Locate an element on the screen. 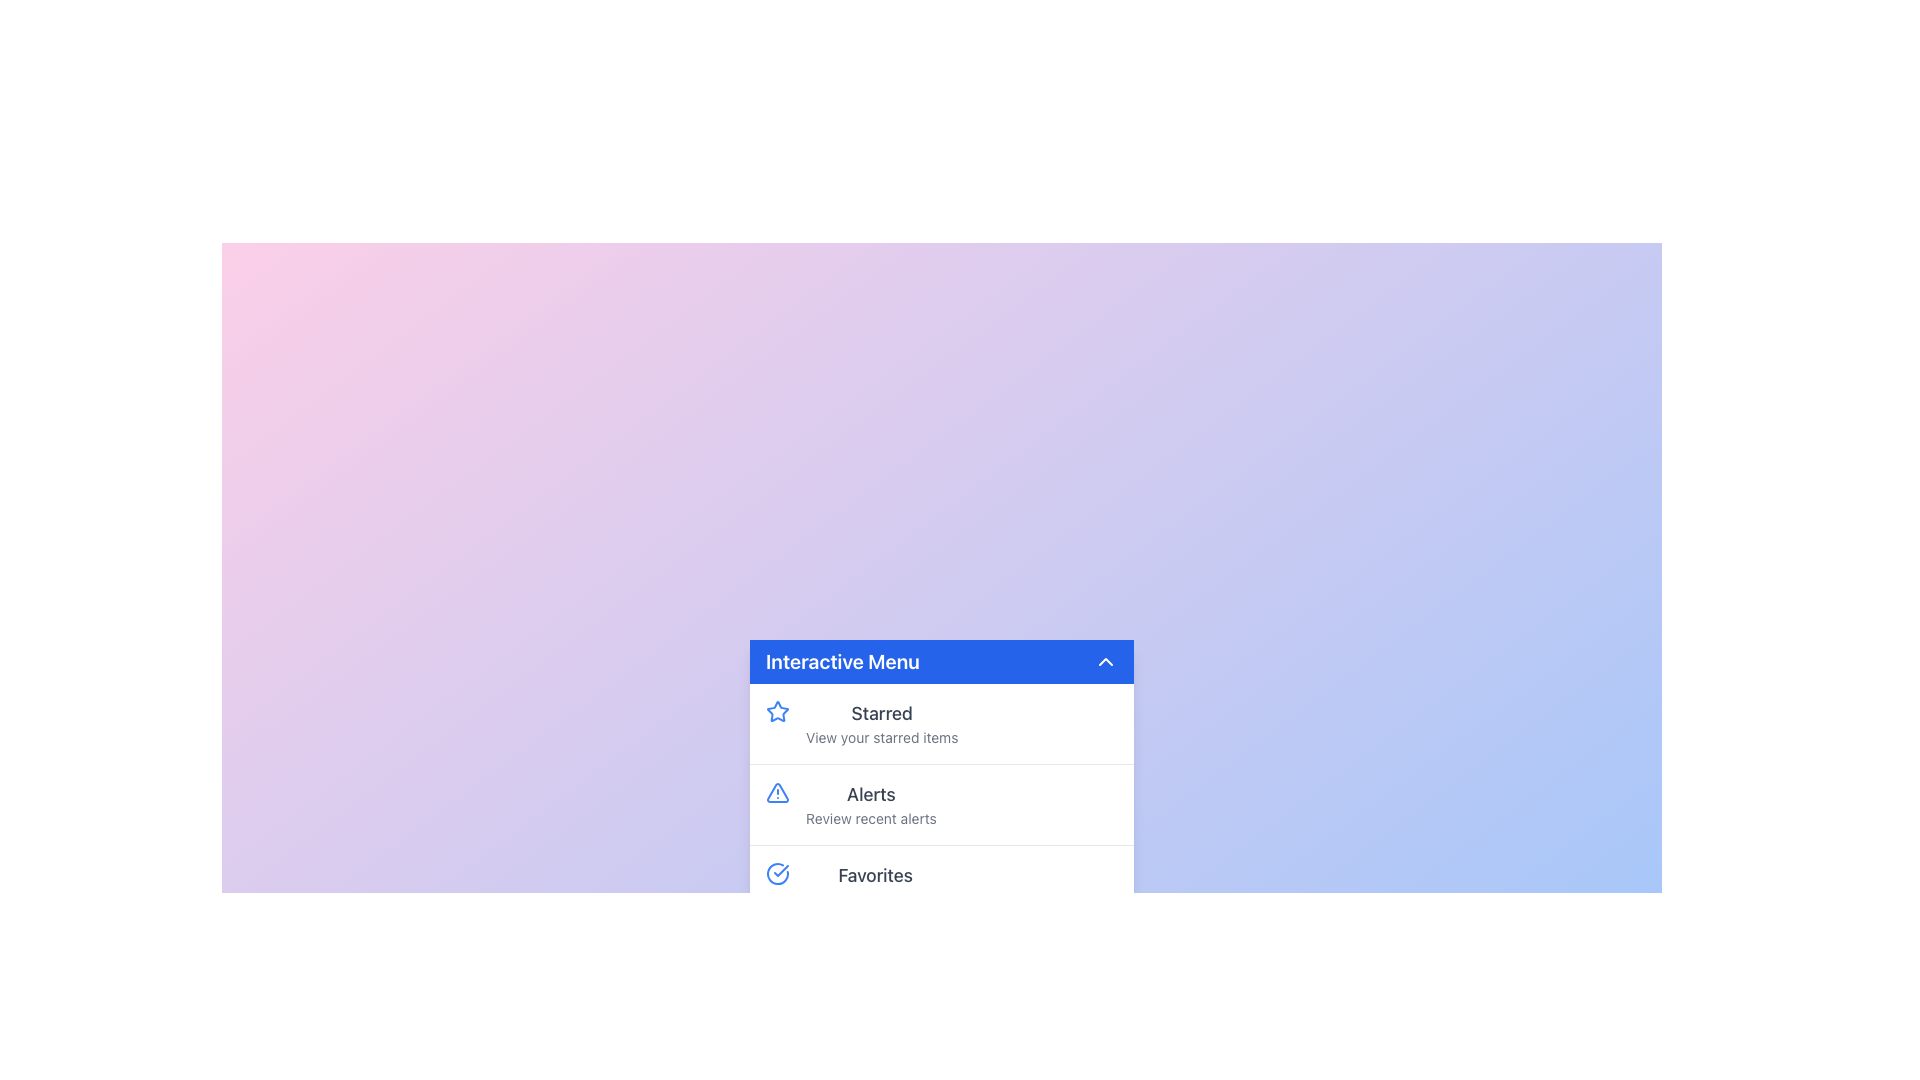 This screenshot has height=1080, width=1920. the last menu item in the 'Interactive Menu' panel located at the bottom of the vertical menu, beneath the 'Alerts' menu item is located at coordinates (940, 885).